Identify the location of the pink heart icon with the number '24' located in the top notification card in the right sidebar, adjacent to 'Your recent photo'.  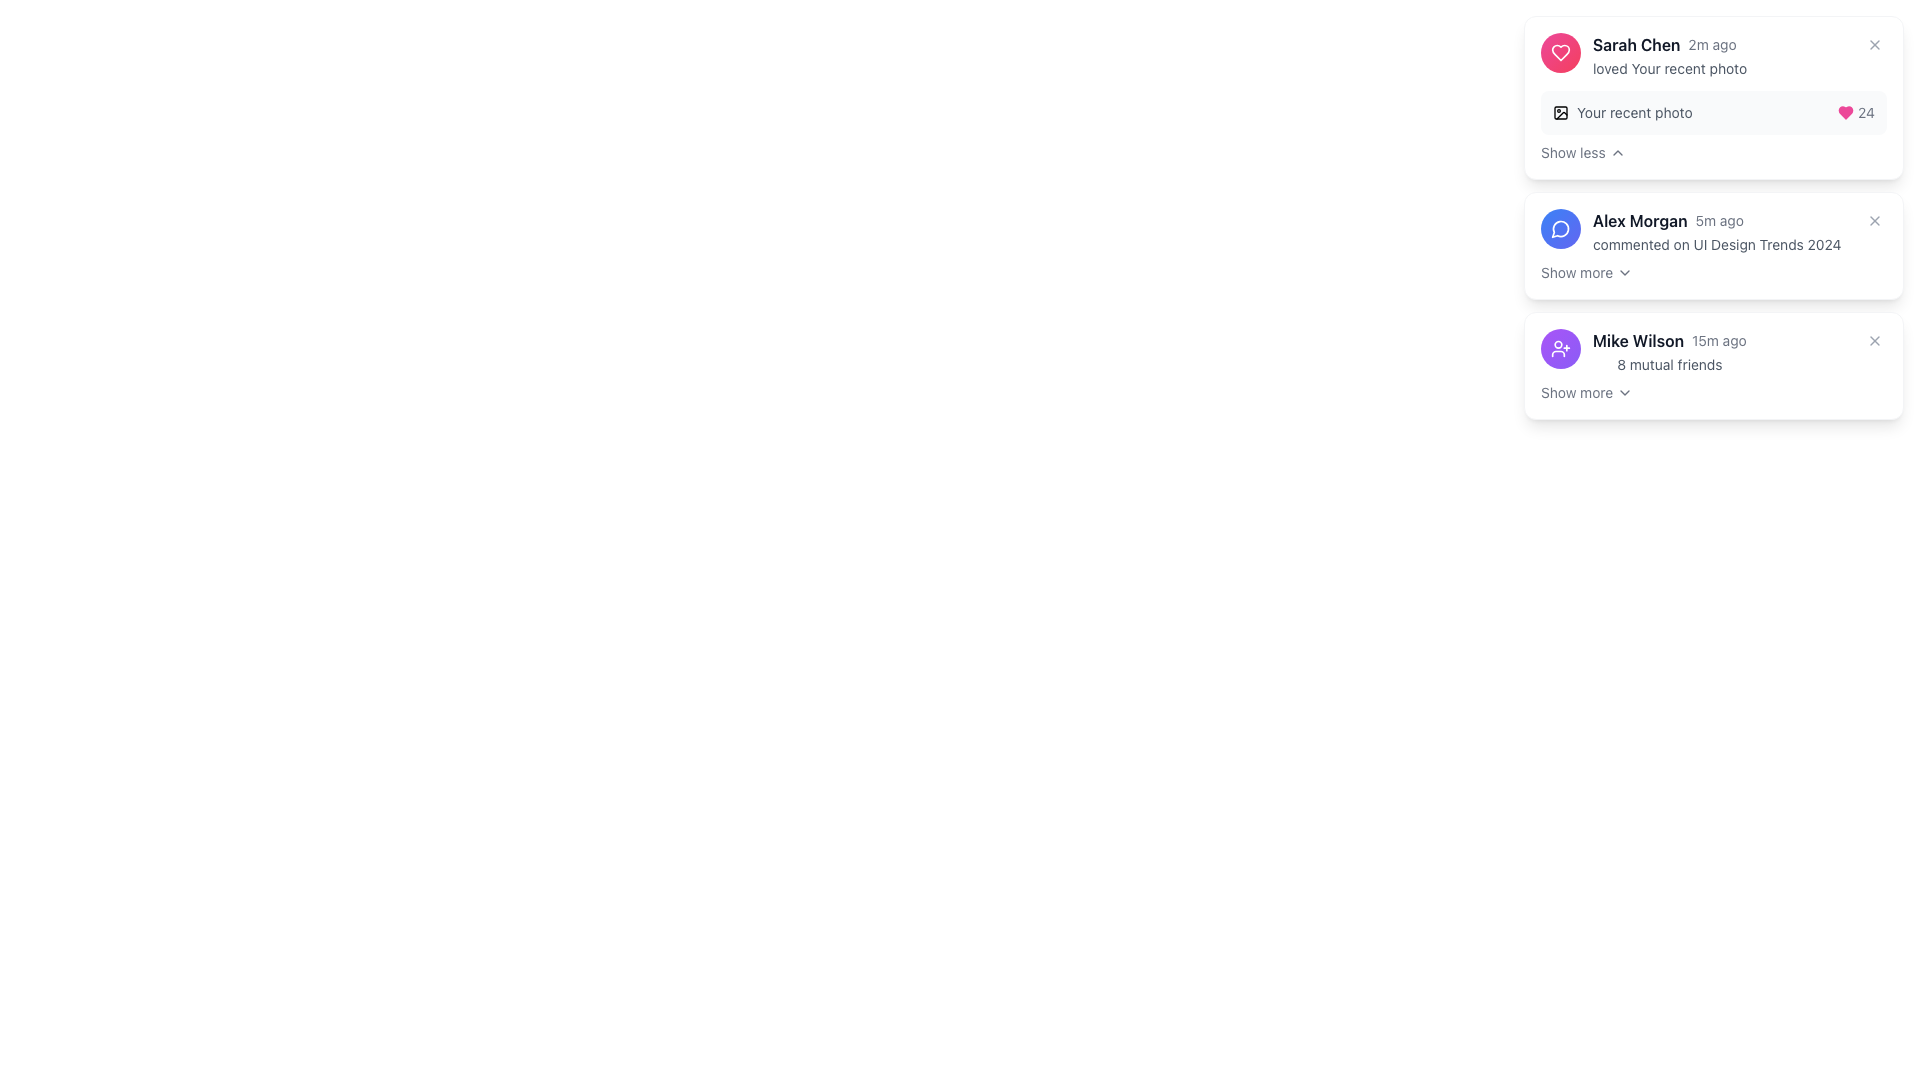
(1855, 112).